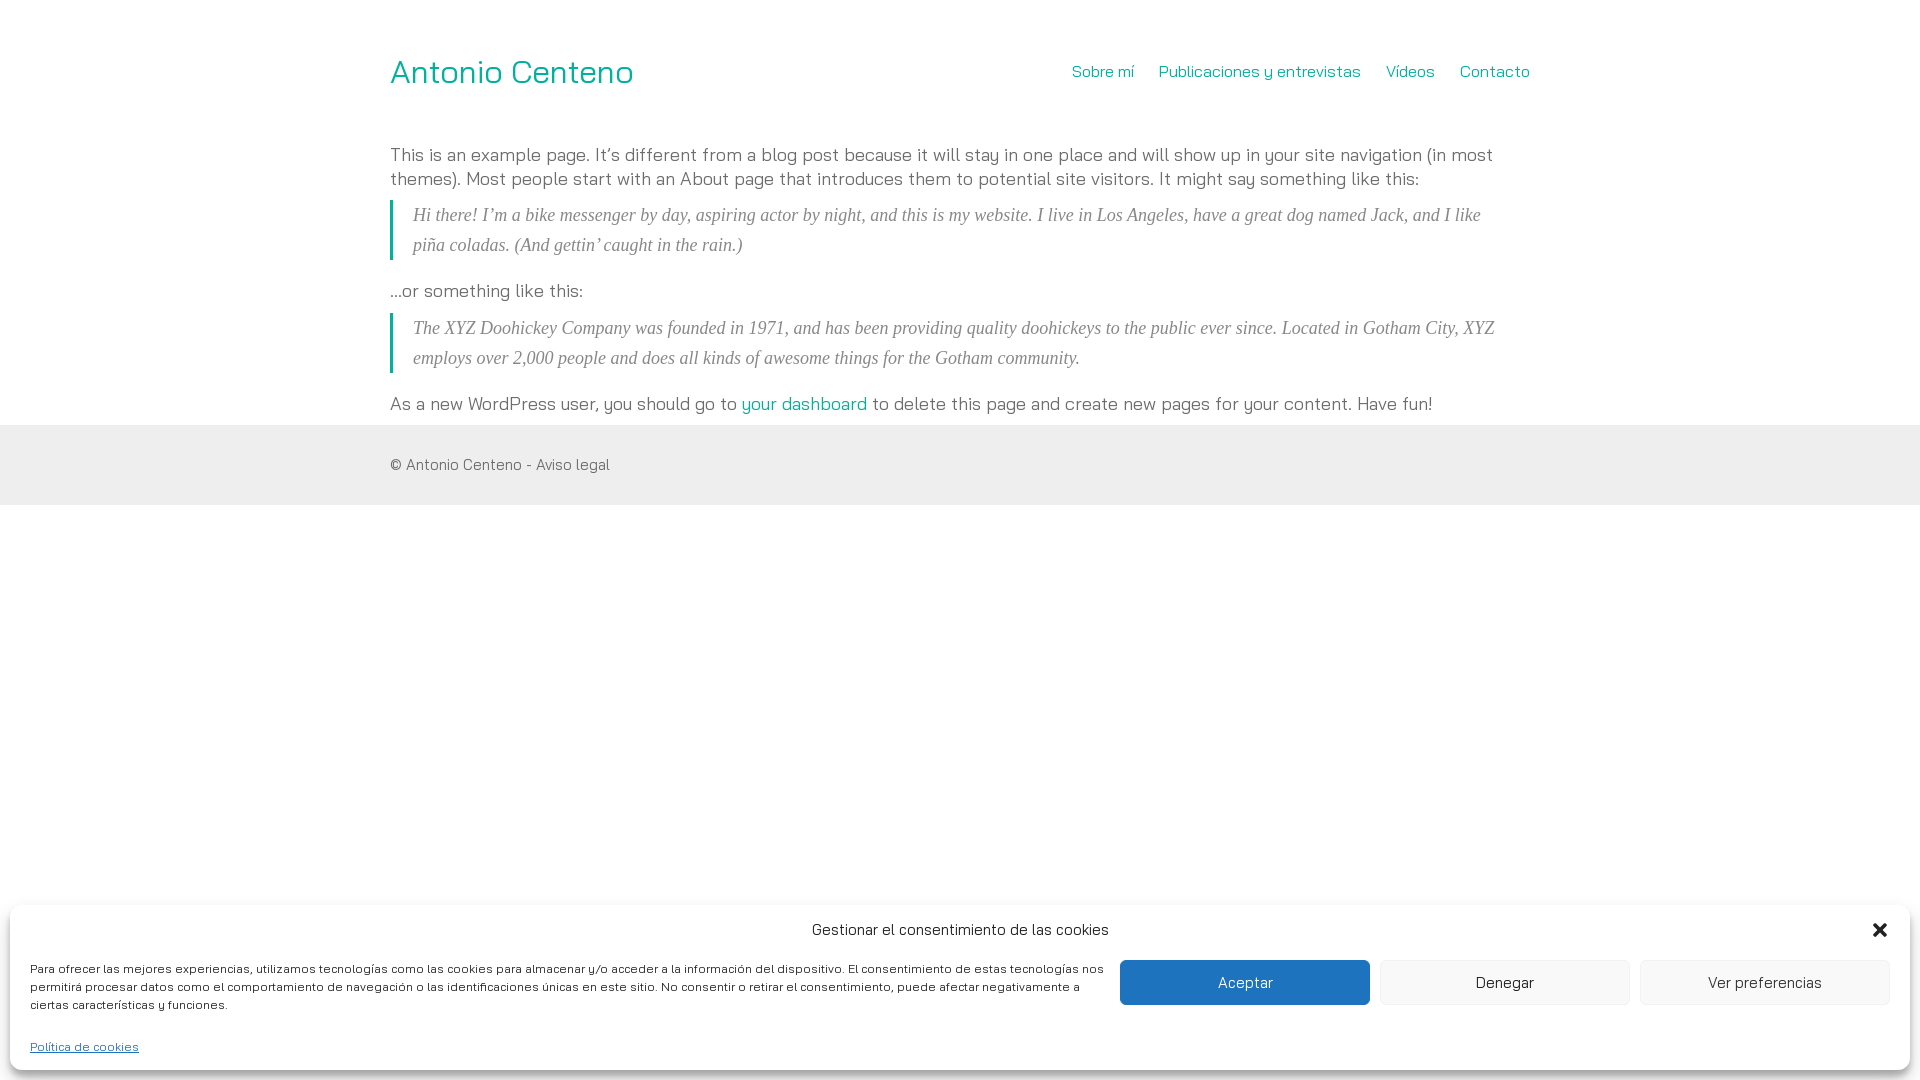 Image resolution: width=1920 pixels, height=1080 pixels. I want to click on 'Contacto', so click(1494, 70).